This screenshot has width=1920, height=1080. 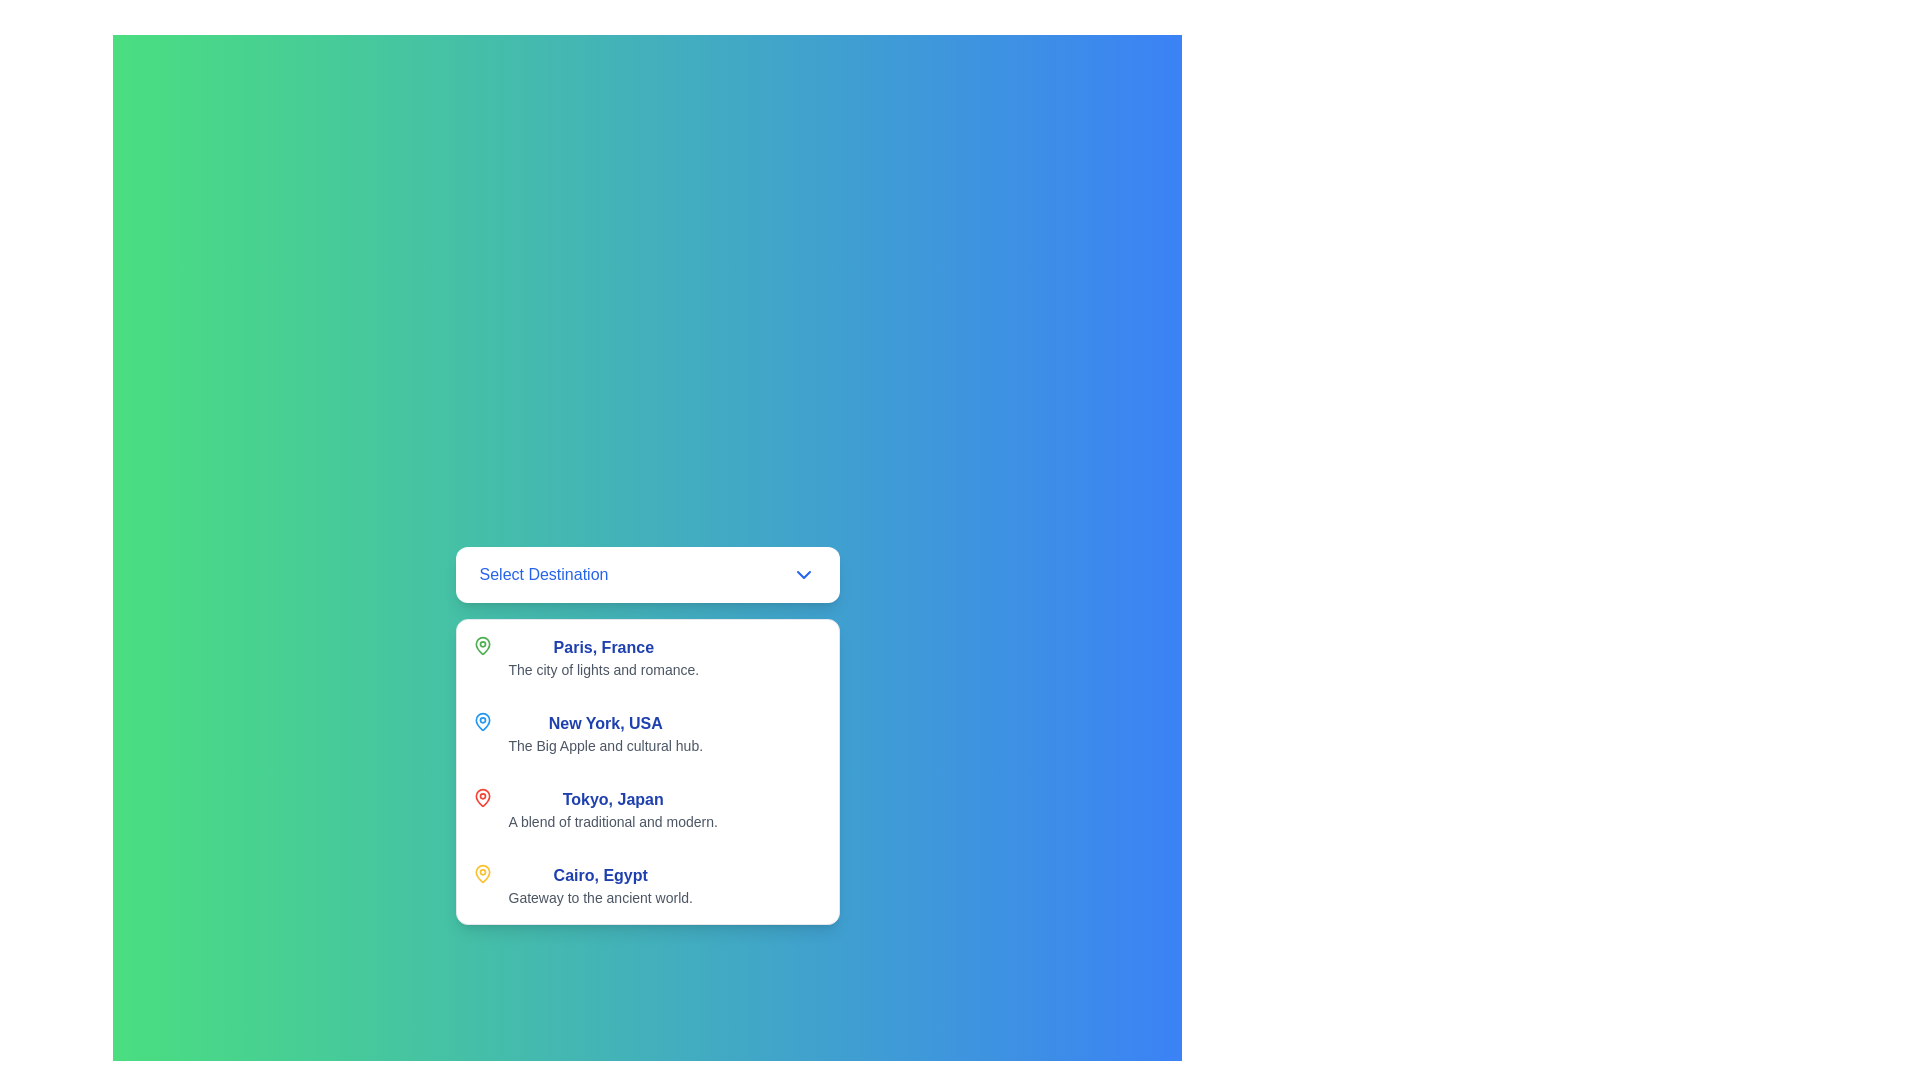 I want to click on the decorative pin marker icon with a yellow stroke next to the text 'Tokyo, Japan' in the dropdown menu, so click(x=482, y=873).